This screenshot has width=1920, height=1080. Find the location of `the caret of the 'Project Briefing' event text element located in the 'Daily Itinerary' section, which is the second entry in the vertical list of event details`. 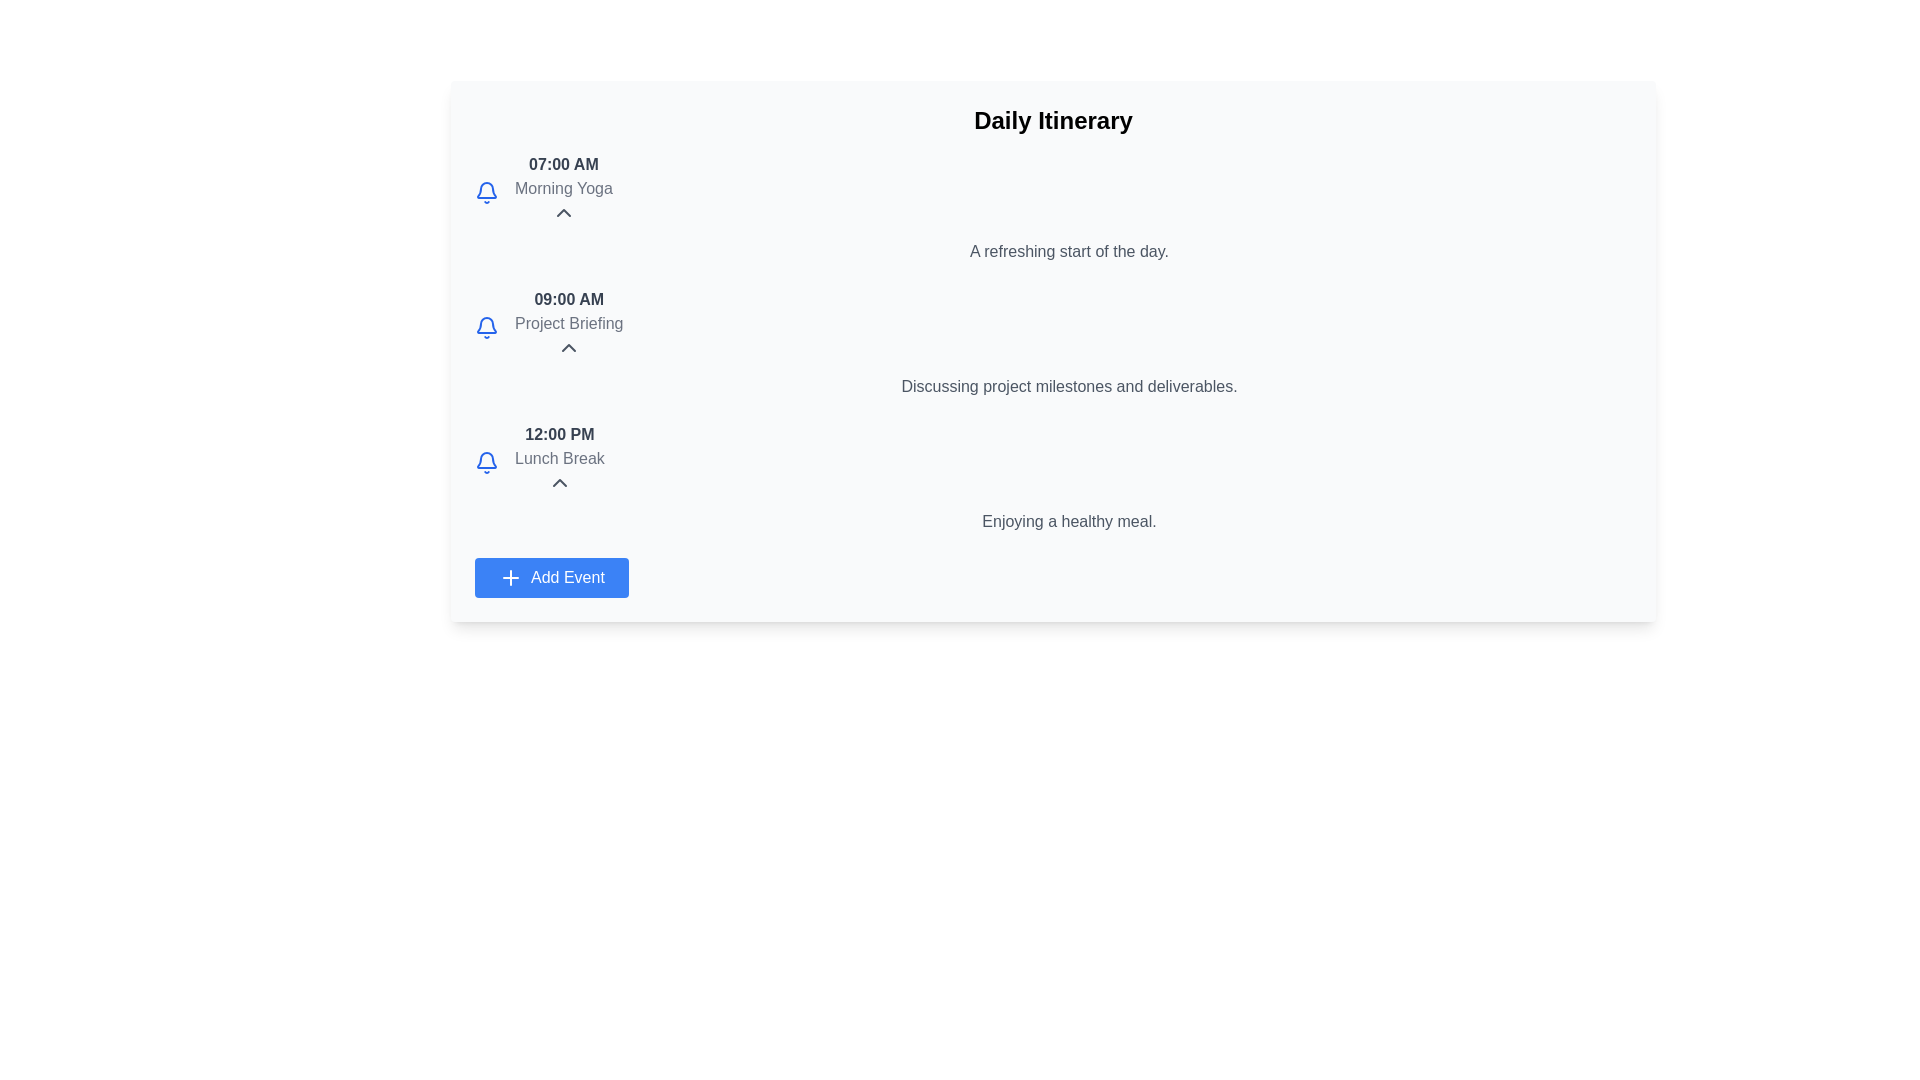

the caret of the 'Project Briefing' event text element located in the 'Daily Itinerary' section, which is the second entry in the vertical list of event details is located at coordinates (568, 326).